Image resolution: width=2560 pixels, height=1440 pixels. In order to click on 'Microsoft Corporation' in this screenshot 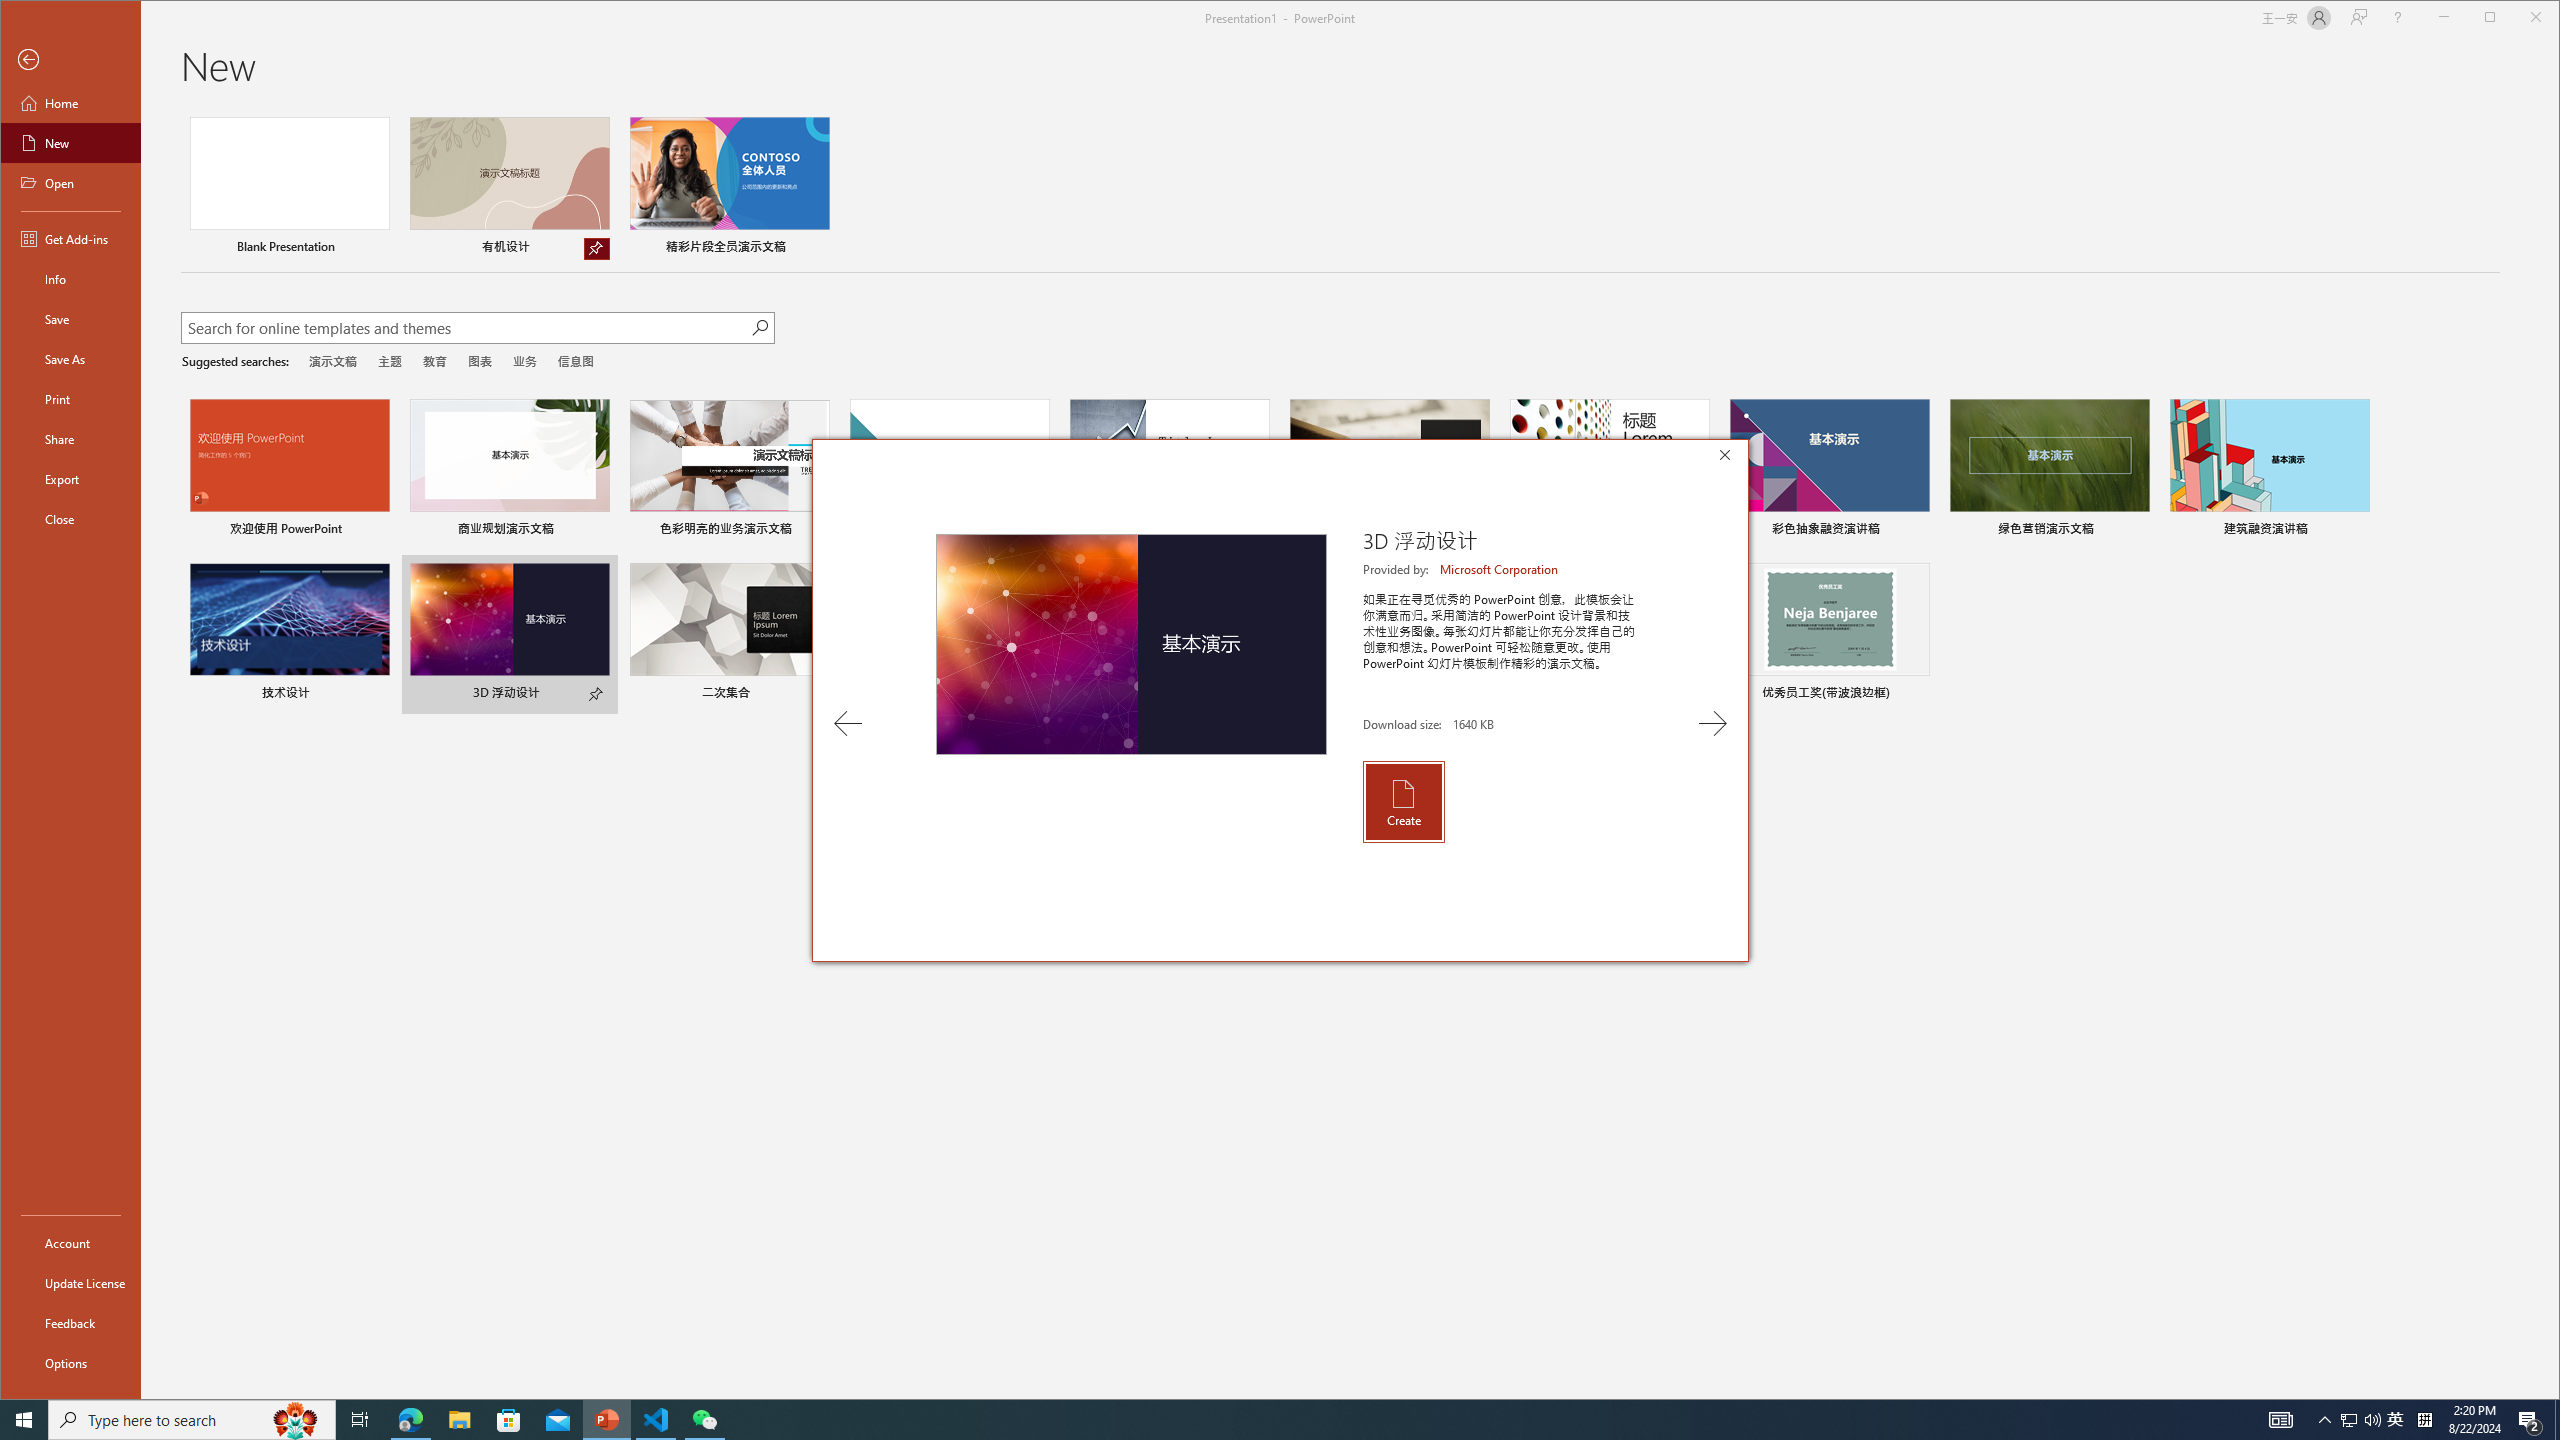, I will do `click(1500, 568)`.